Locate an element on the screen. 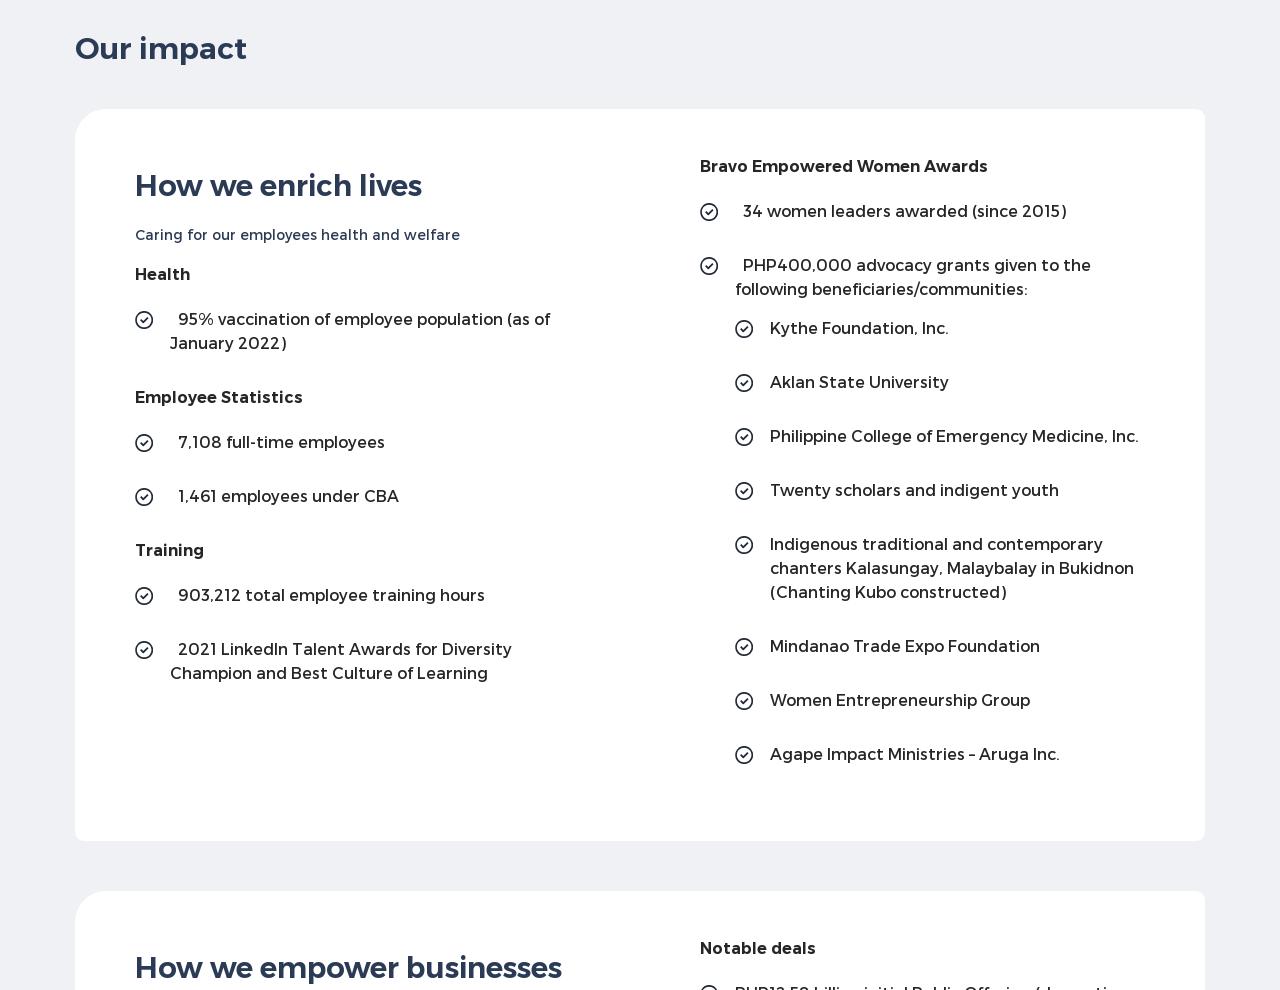  'Mindanao Trade Expo Foundation' is located at coordinates (769, 645).